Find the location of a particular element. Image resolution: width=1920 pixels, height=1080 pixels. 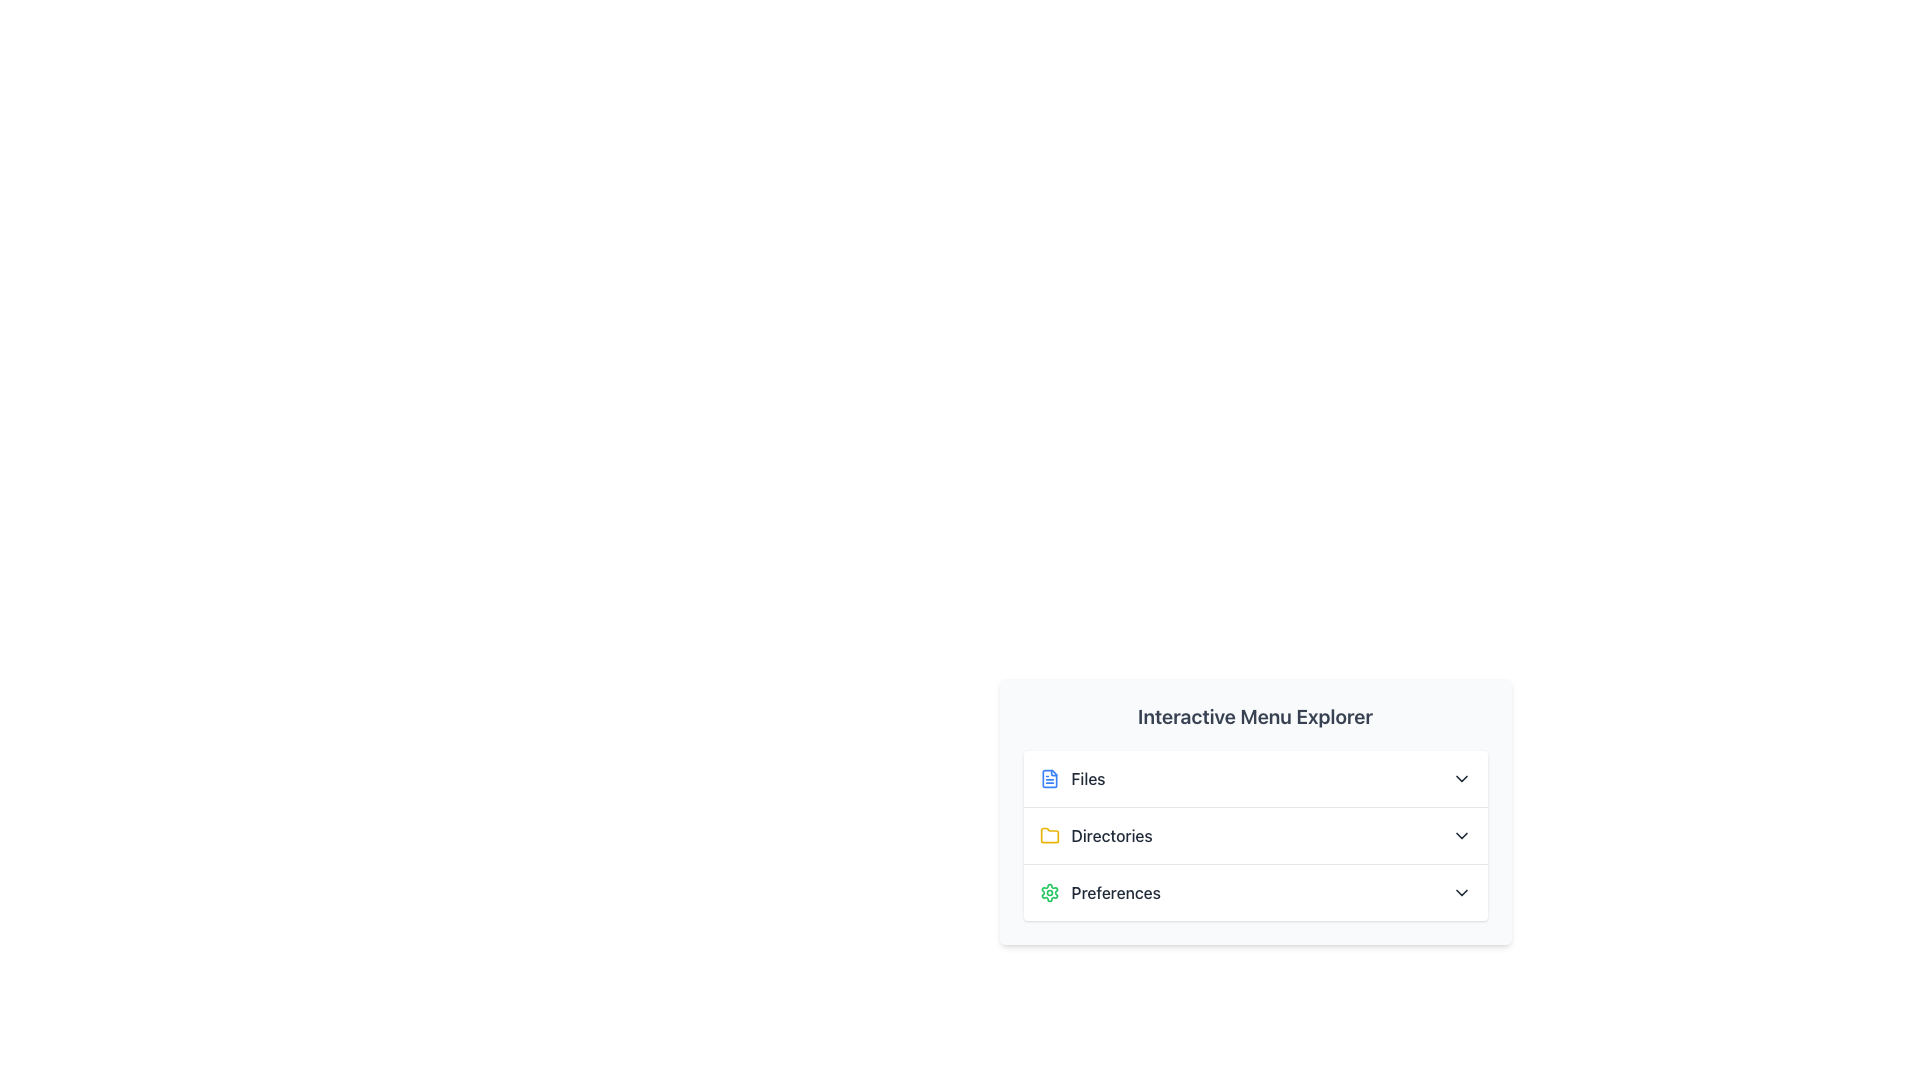

the icon located to the right of the 'Preferences' text is located at coordinates (1461, 892).